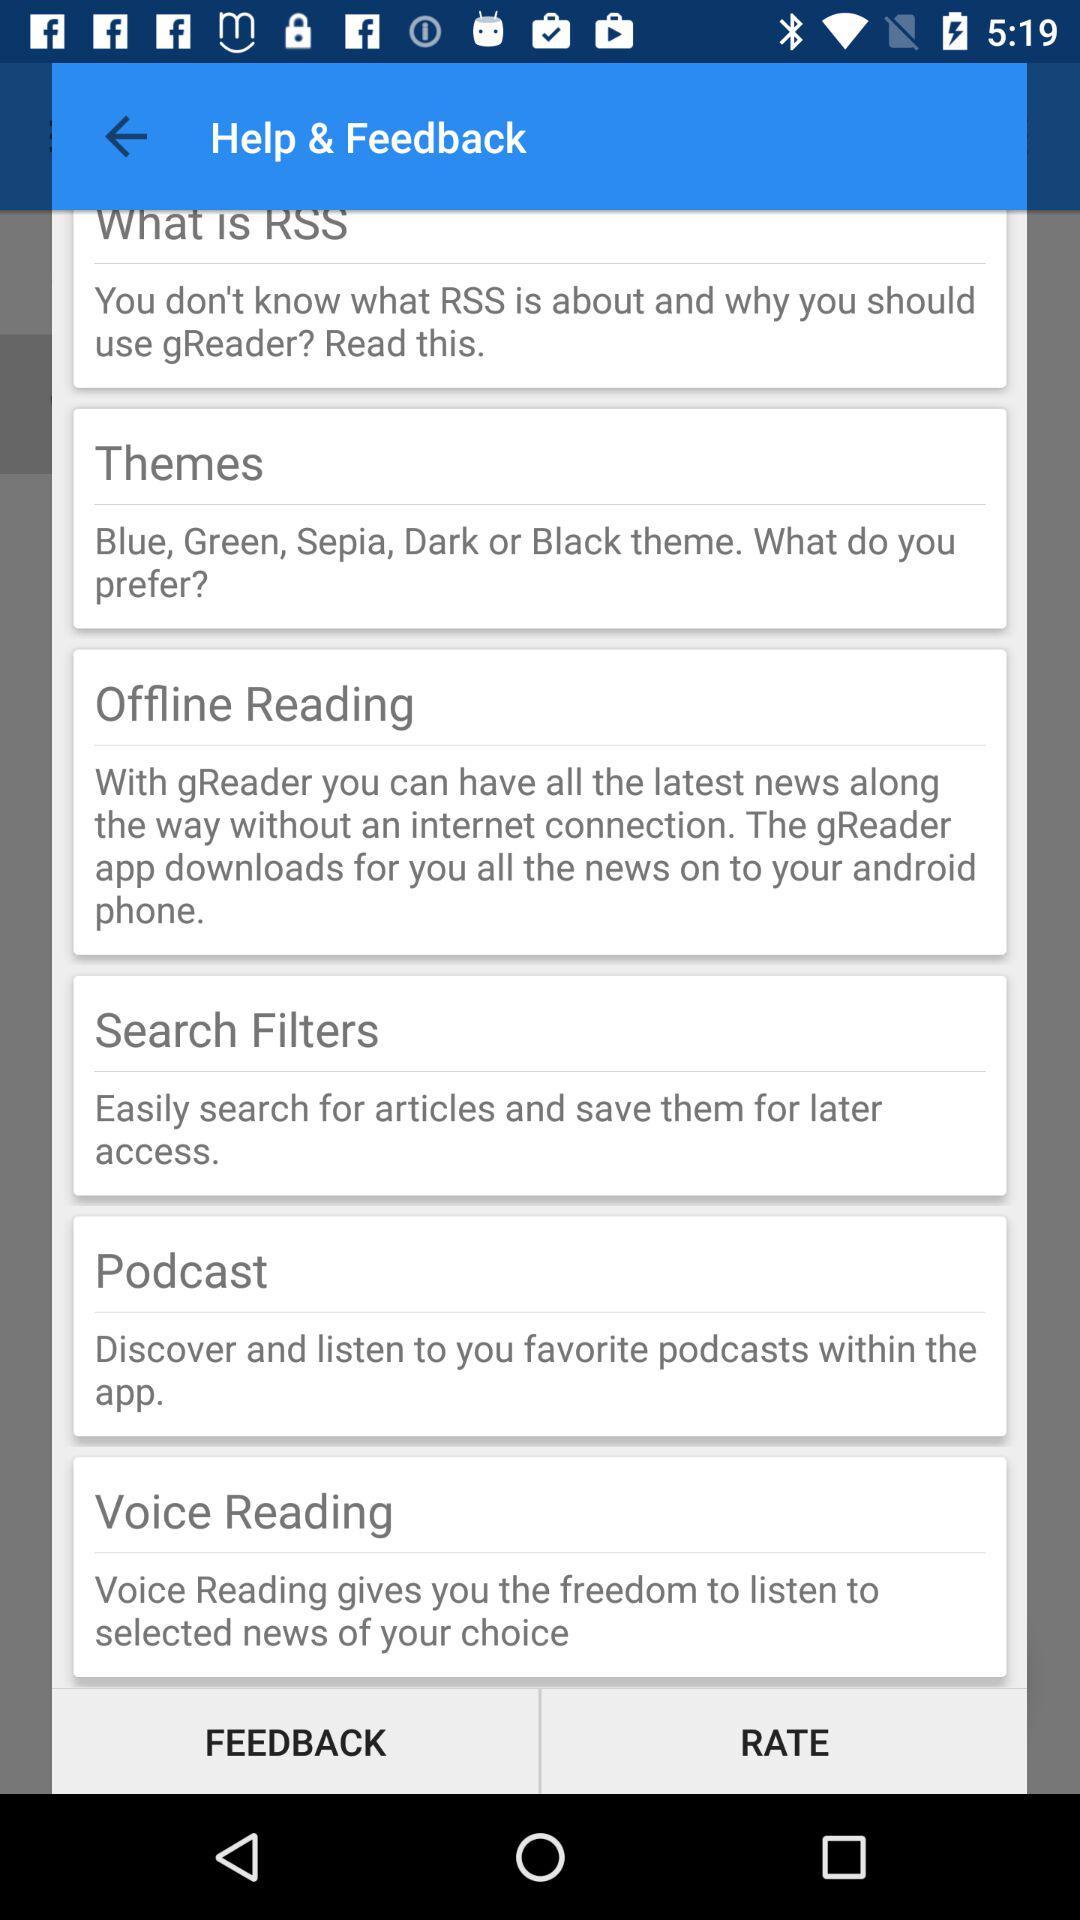 The width and height of the screenshot is (1080, 1920). Describe the element at coordinates (126, 135) in the screenshot. I see `the icon above the what is rss icon` at that location.